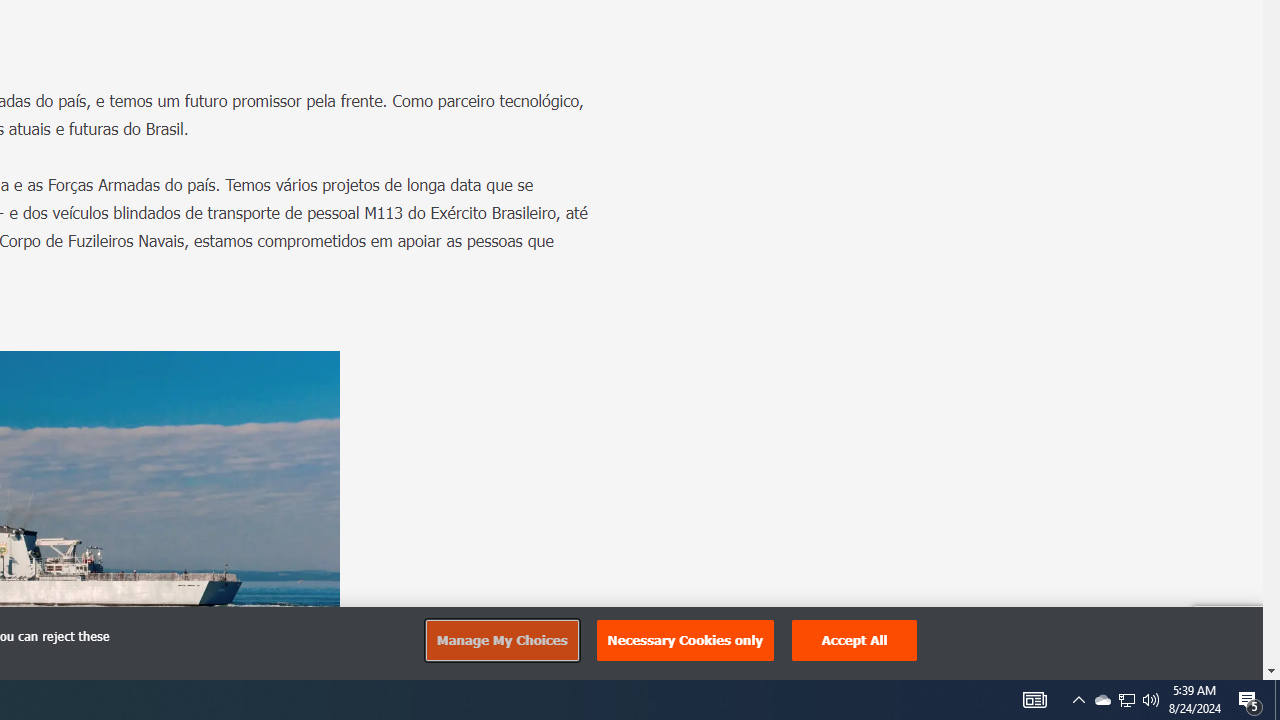 Image resolution: width=1280 pixels, height=720 pixels. I want to click on 'Accept All', so click(855, 640).